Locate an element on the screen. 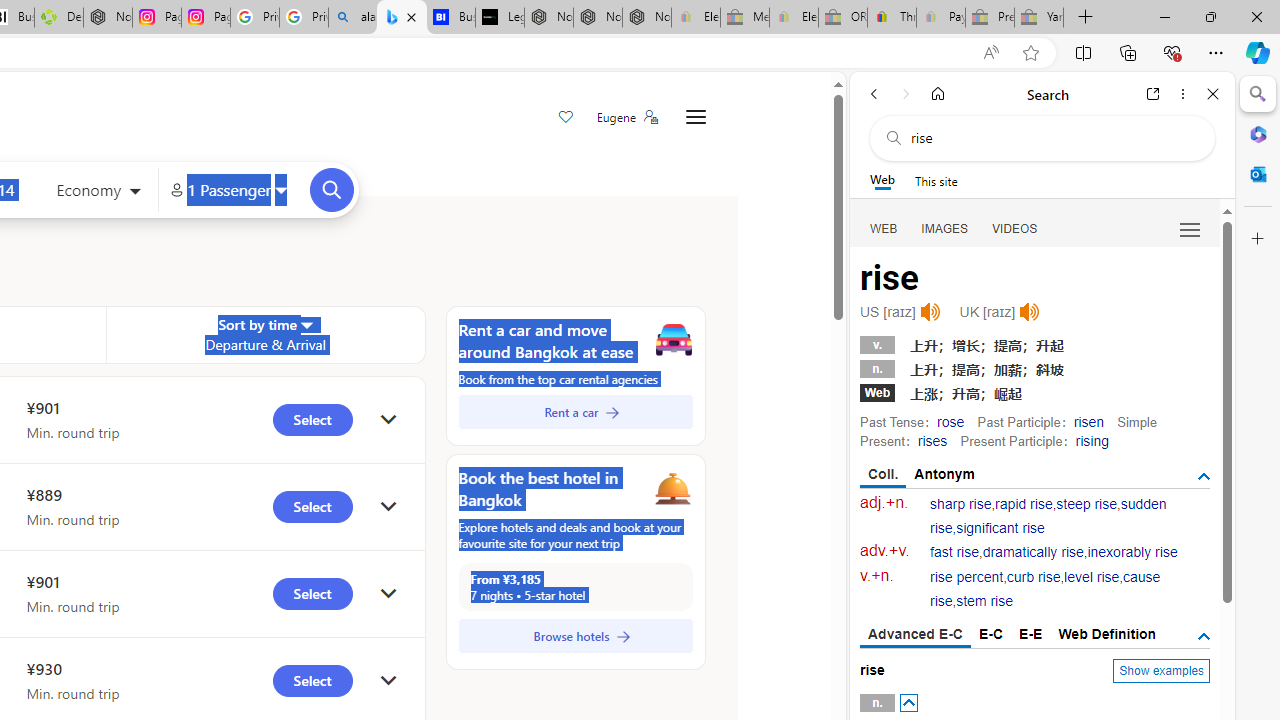  'sudden rise' is located at coordinates (1047, 515).